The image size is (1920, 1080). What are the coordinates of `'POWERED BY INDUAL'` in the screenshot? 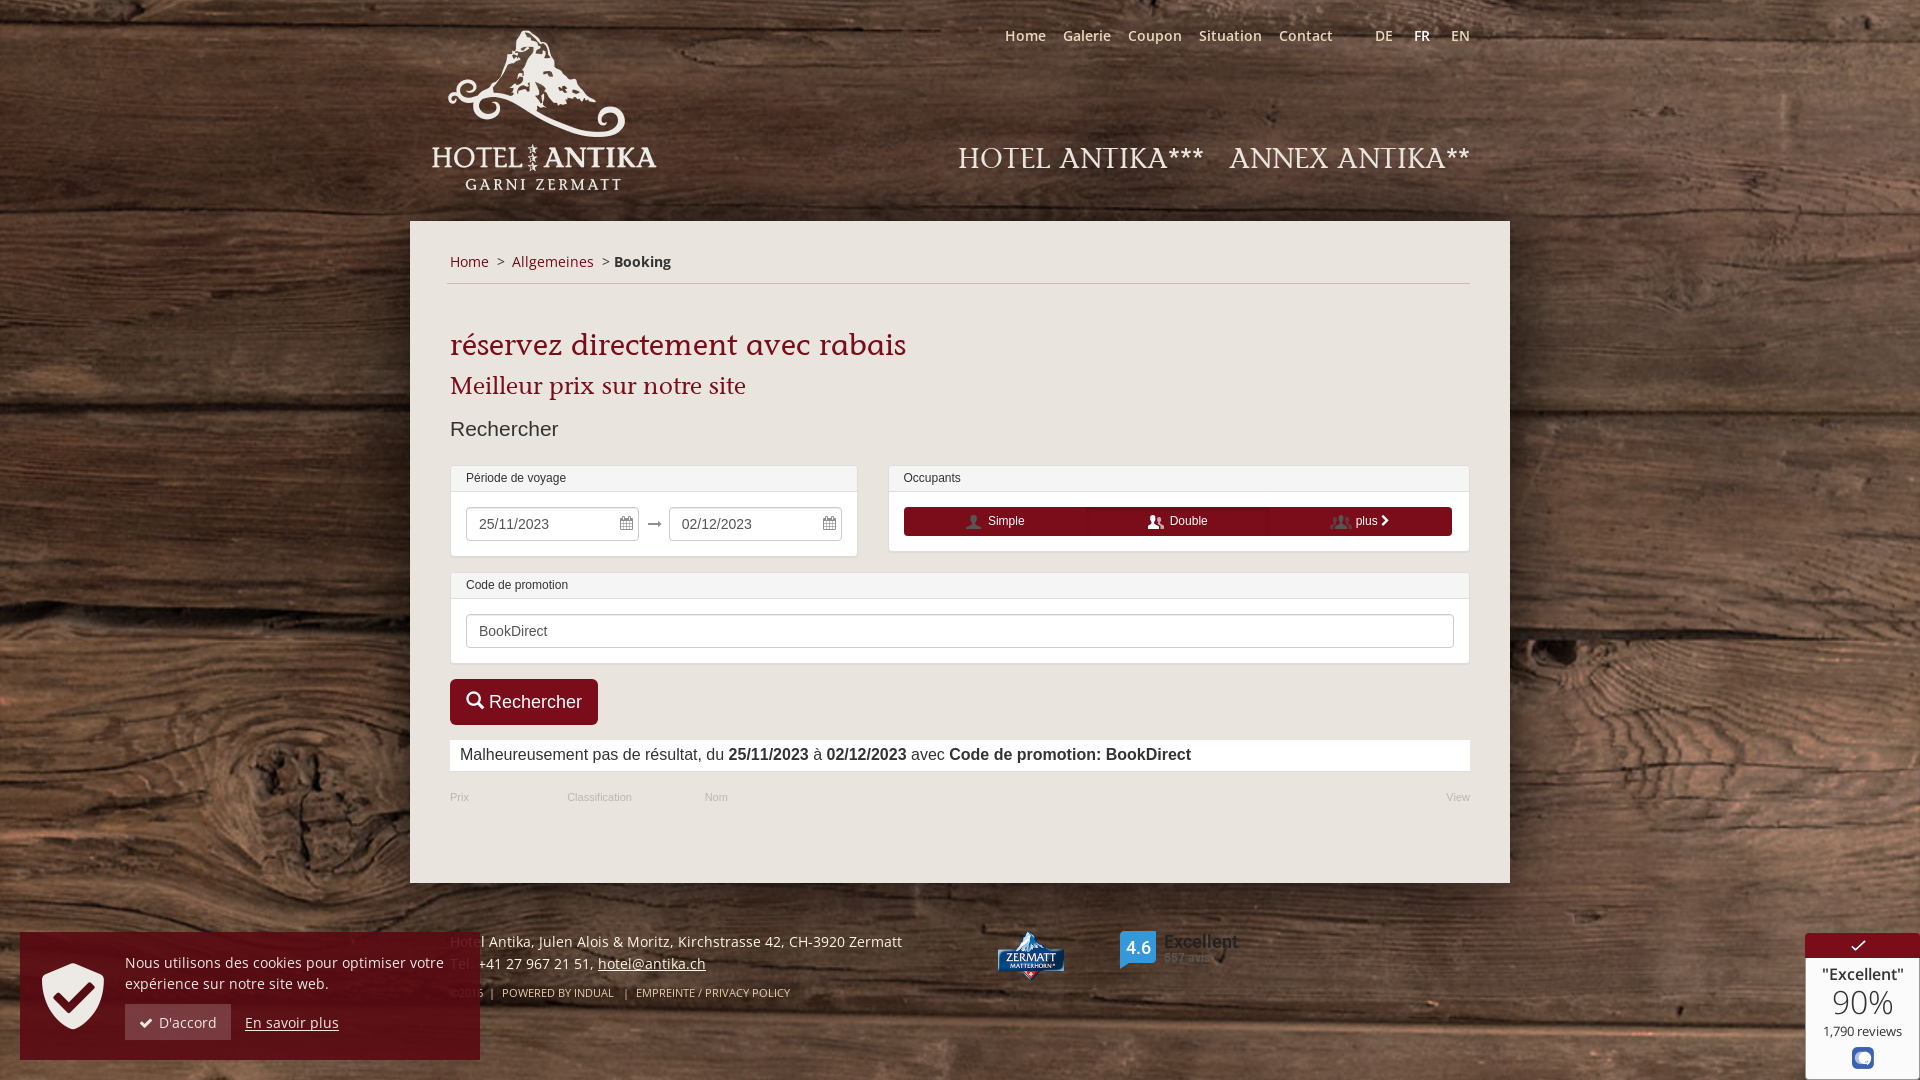 It's located at (502, 992).